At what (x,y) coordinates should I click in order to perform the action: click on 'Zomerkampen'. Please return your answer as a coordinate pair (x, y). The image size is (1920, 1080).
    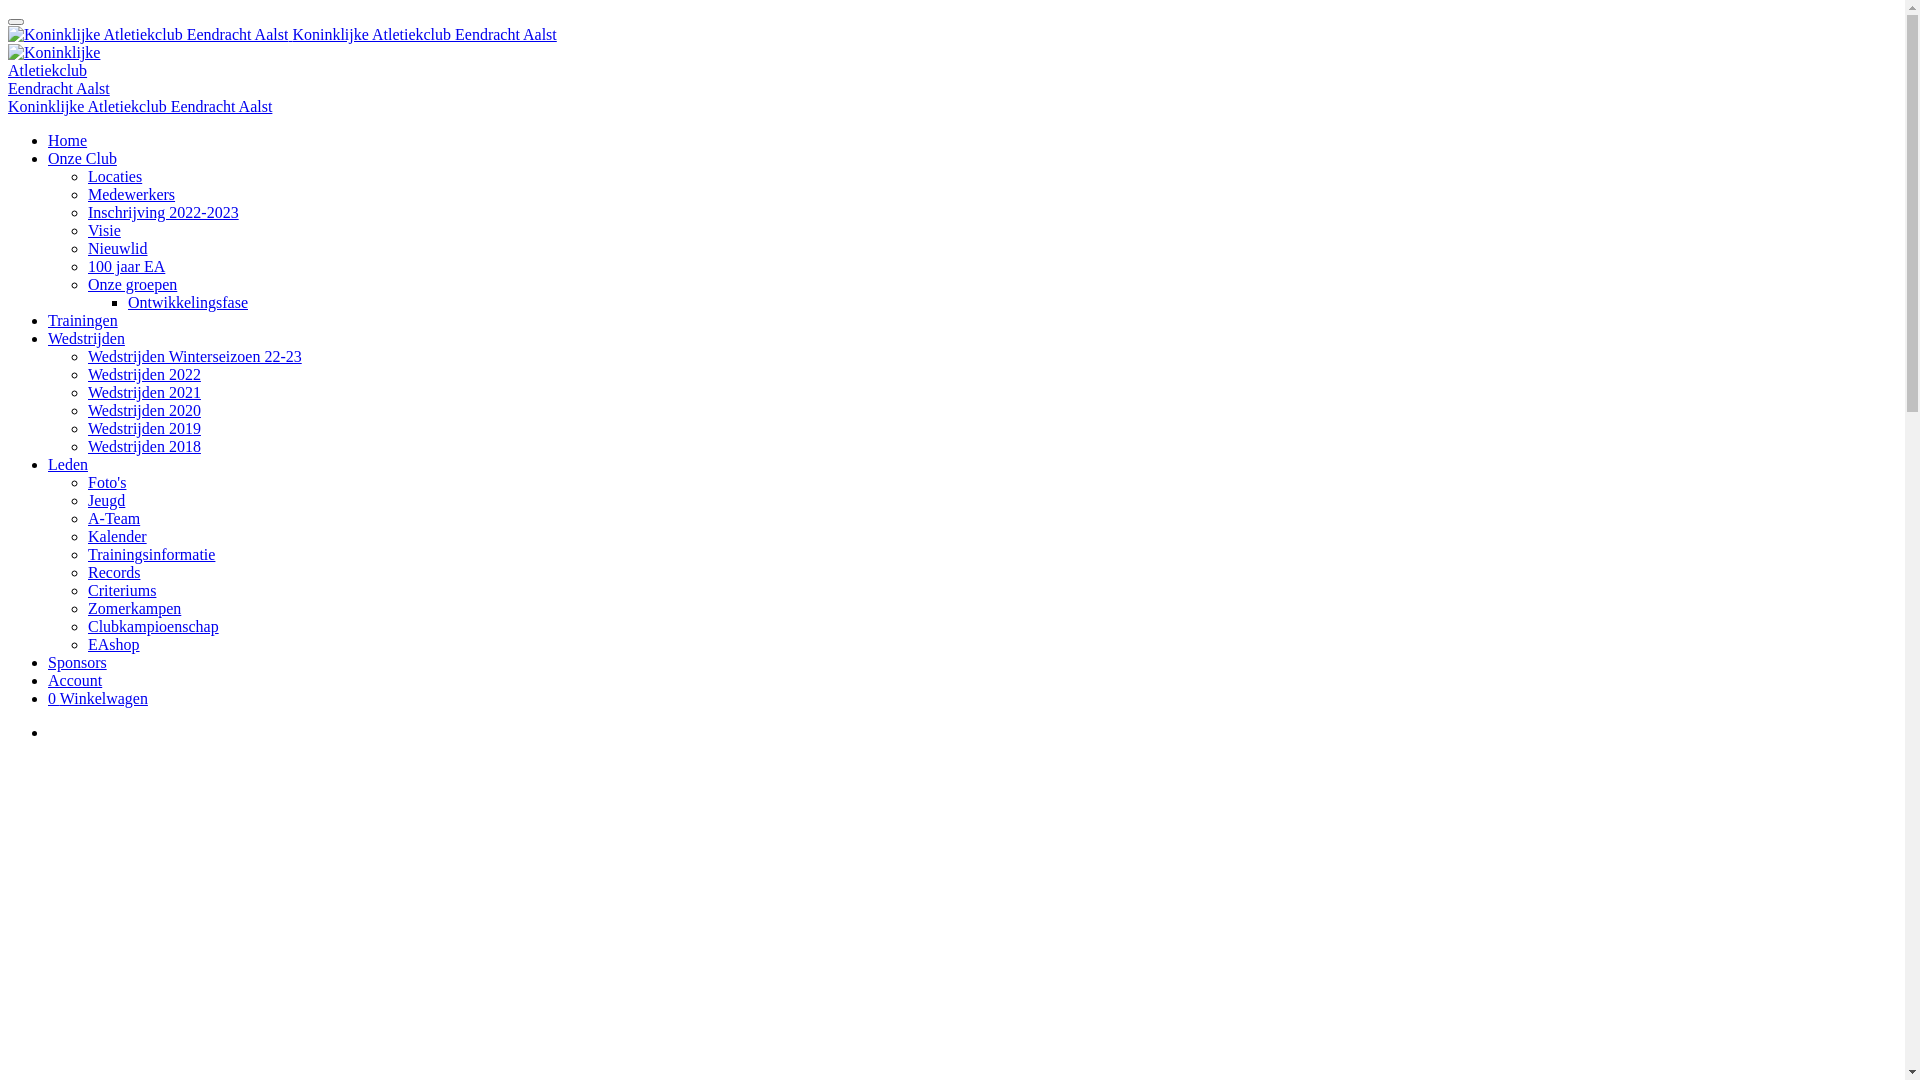
    Looking at the image, I should click on (133, 607).